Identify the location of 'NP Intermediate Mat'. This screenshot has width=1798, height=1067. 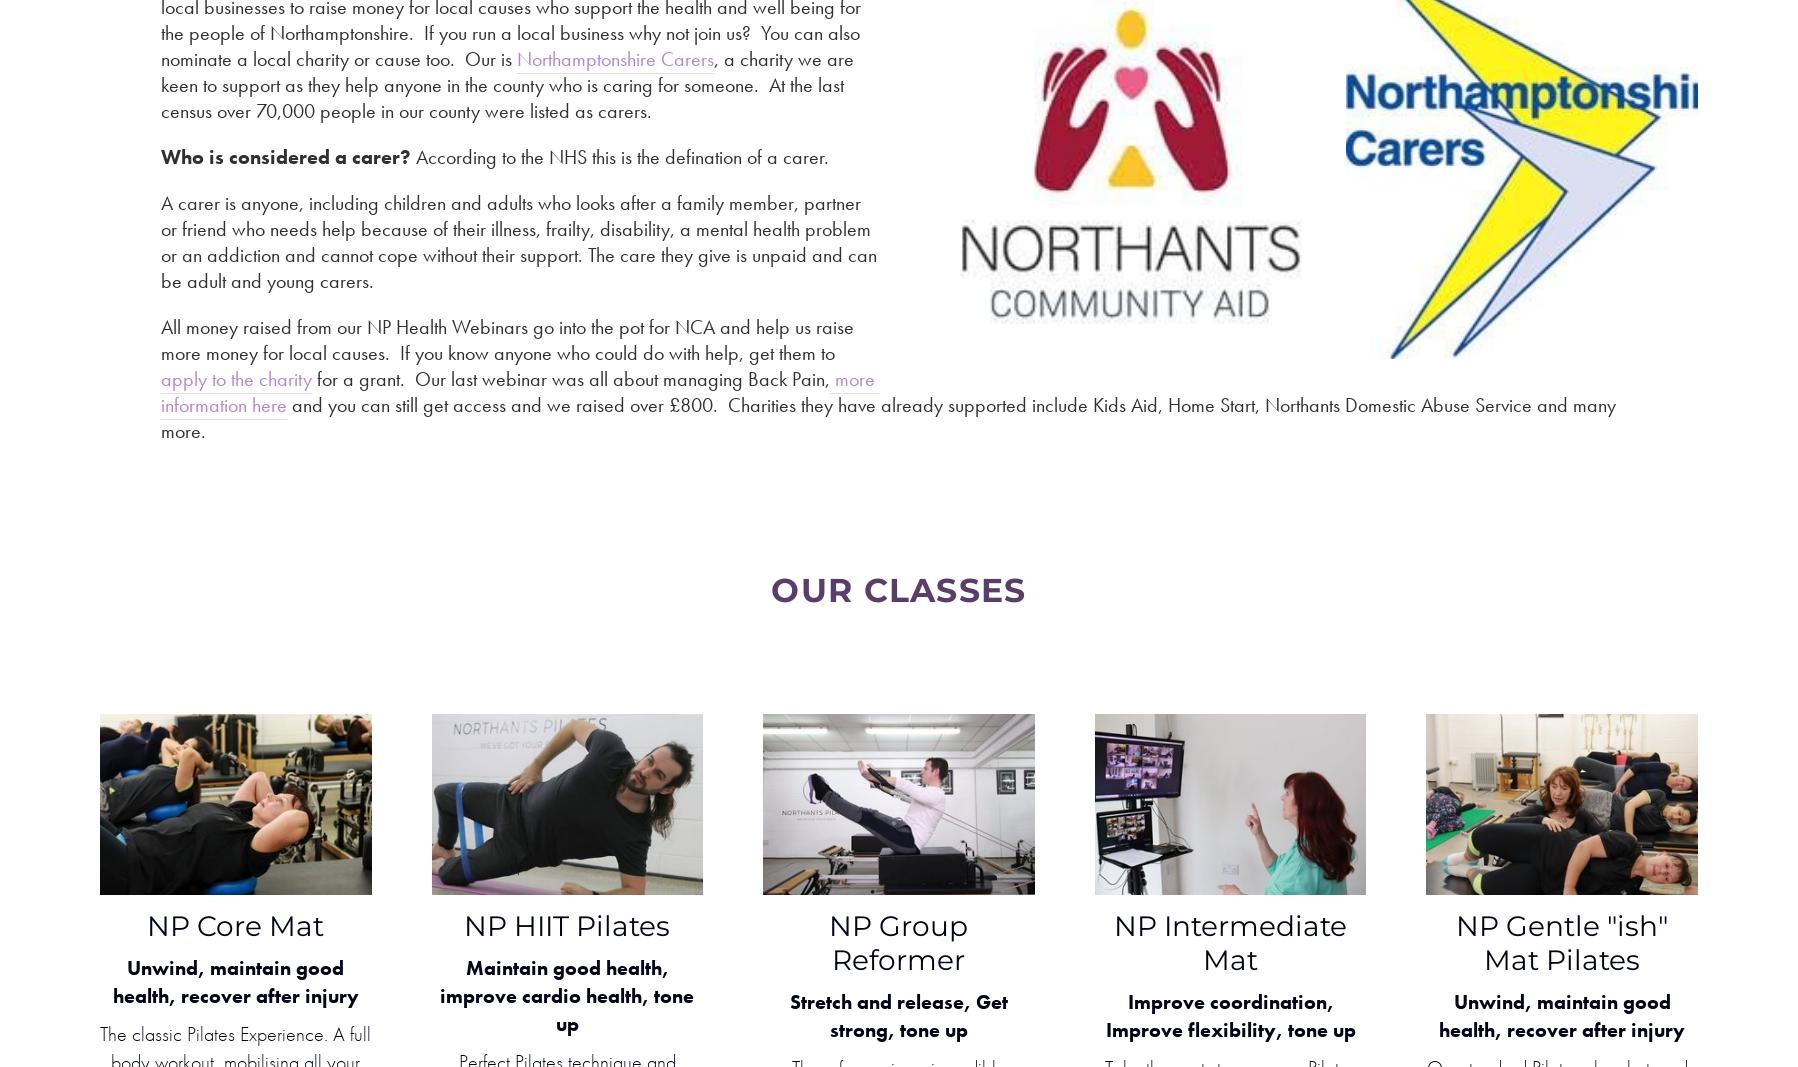
(1229, 942).